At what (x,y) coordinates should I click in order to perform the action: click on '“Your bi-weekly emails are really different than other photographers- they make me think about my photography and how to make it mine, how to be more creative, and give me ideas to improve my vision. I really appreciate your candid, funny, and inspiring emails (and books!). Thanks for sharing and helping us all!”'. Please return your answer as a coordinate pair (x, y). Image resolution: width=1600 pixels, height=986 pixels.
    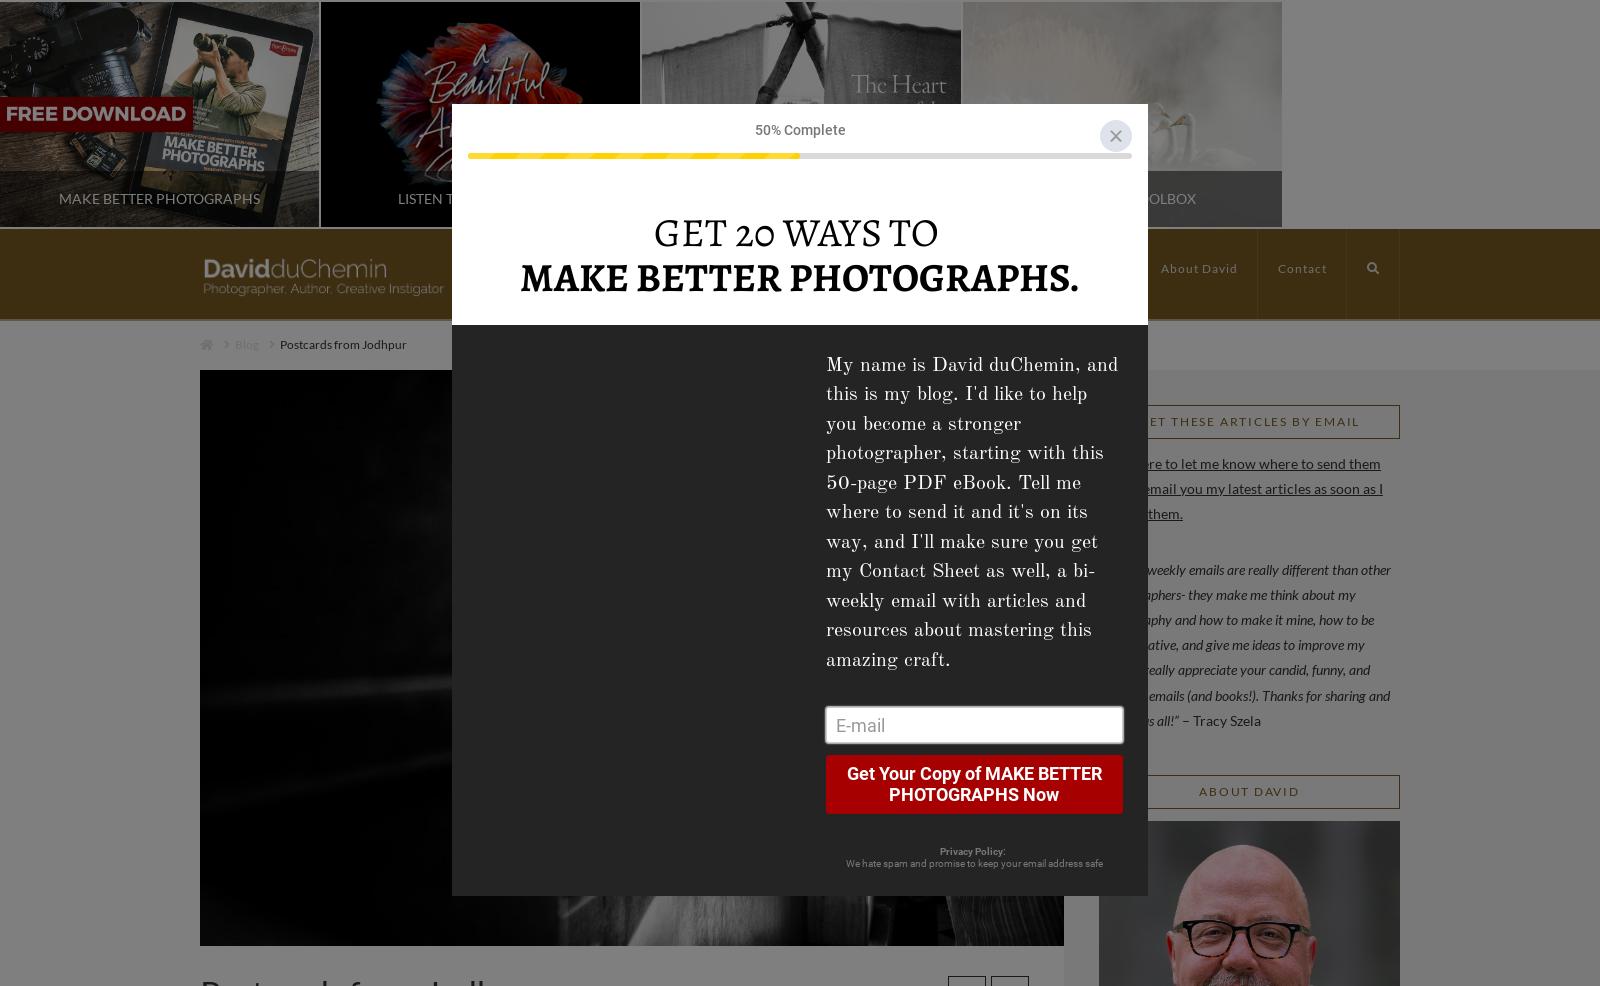
    Looking at the image, I should click on (1243, 643).